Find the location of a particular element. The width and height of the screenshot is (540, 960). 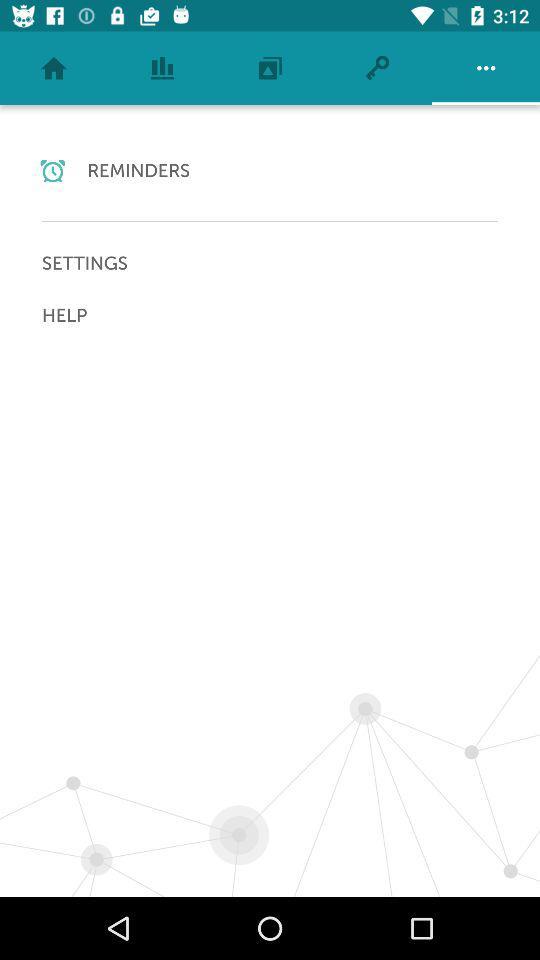

the settings is located at coordinates (270, 262).